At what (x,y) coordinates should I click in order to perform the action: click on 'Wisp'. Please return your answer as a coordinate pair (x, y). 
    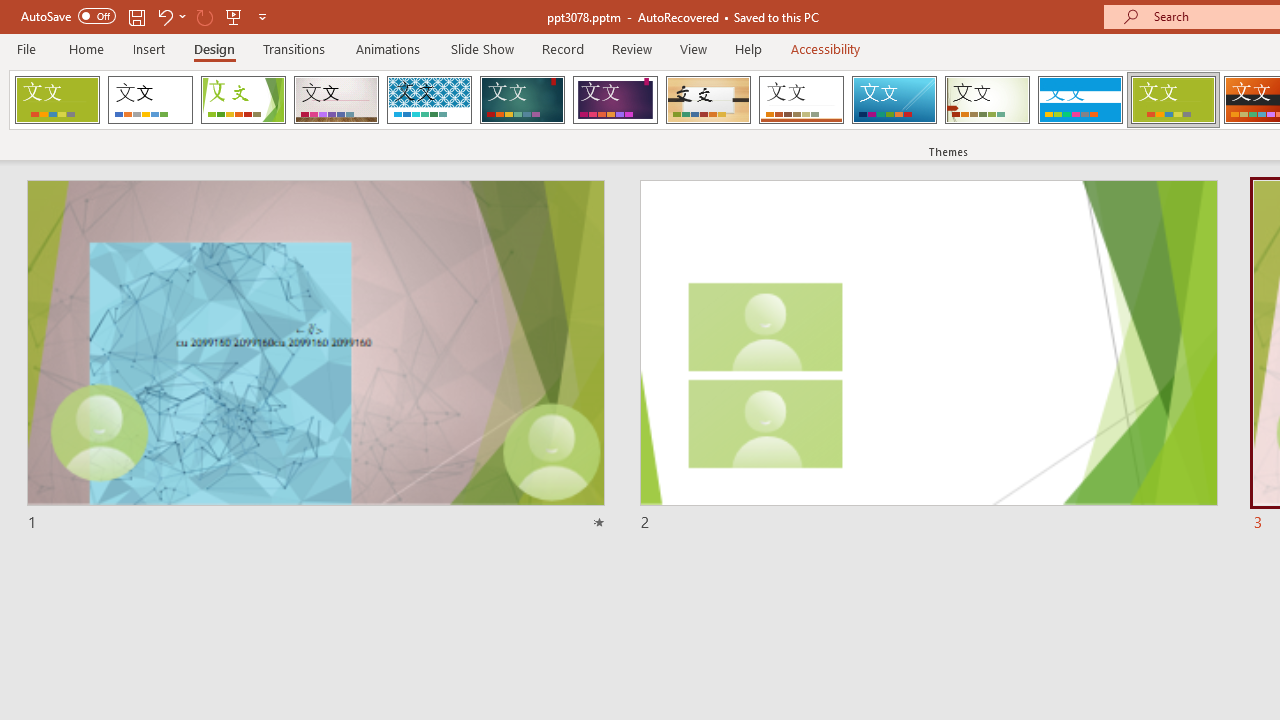
    Looking at the image, I should click on (987, 100).